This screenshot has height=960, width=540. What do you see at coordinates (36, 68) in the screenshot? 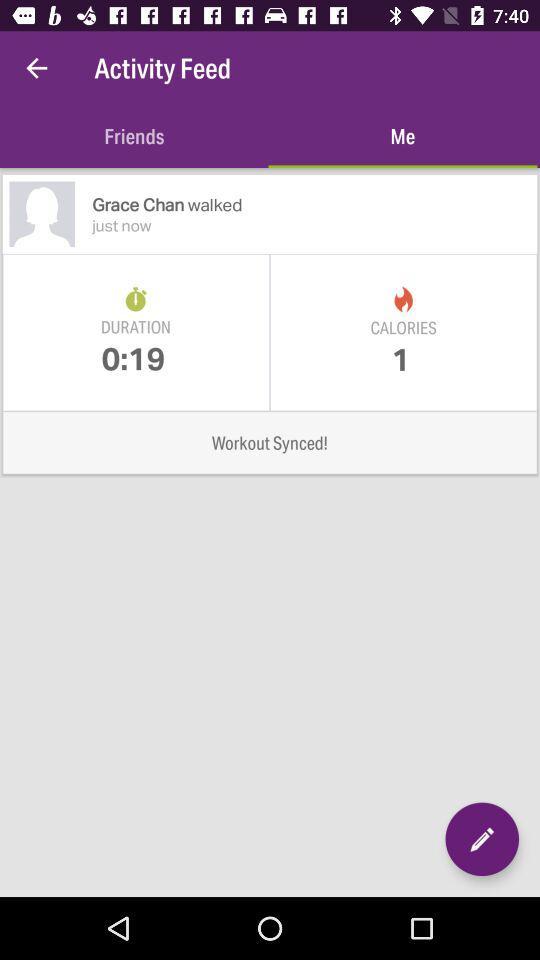
I see `item to the left of the activity feed icon` at bounding box center [36, 68].